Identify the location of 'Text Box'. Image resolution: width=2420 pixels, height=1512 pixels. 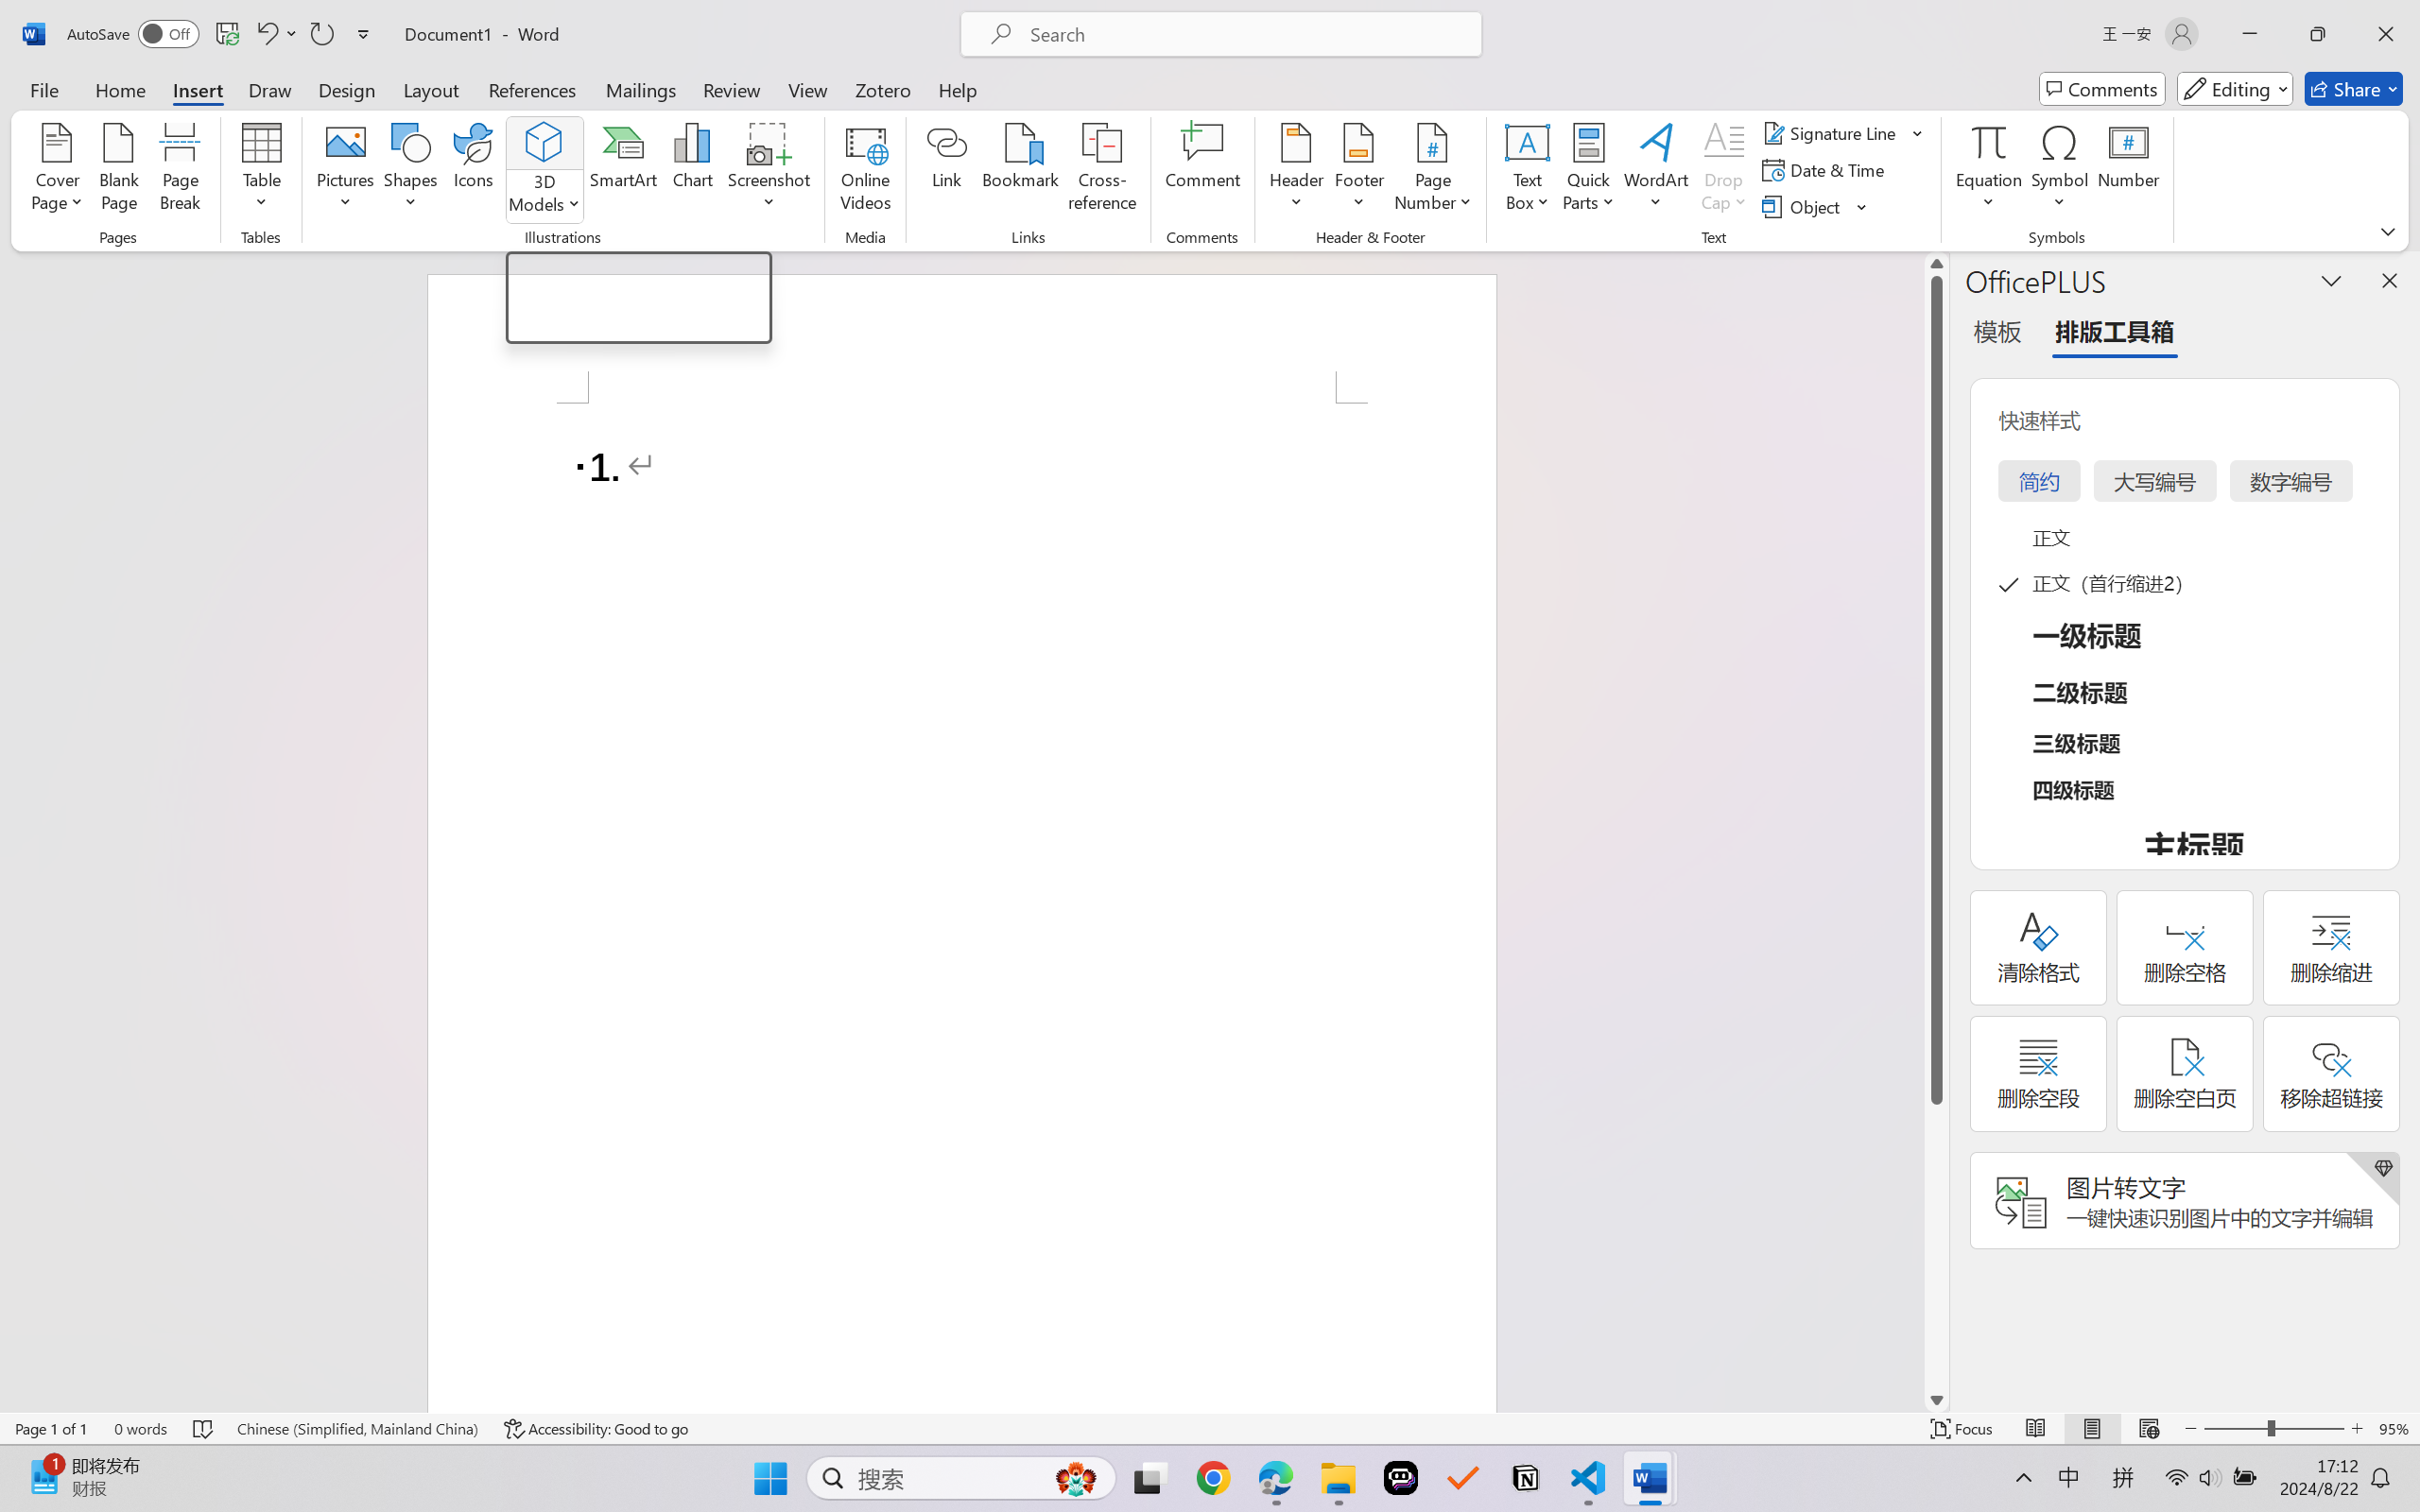
(1527, 170).